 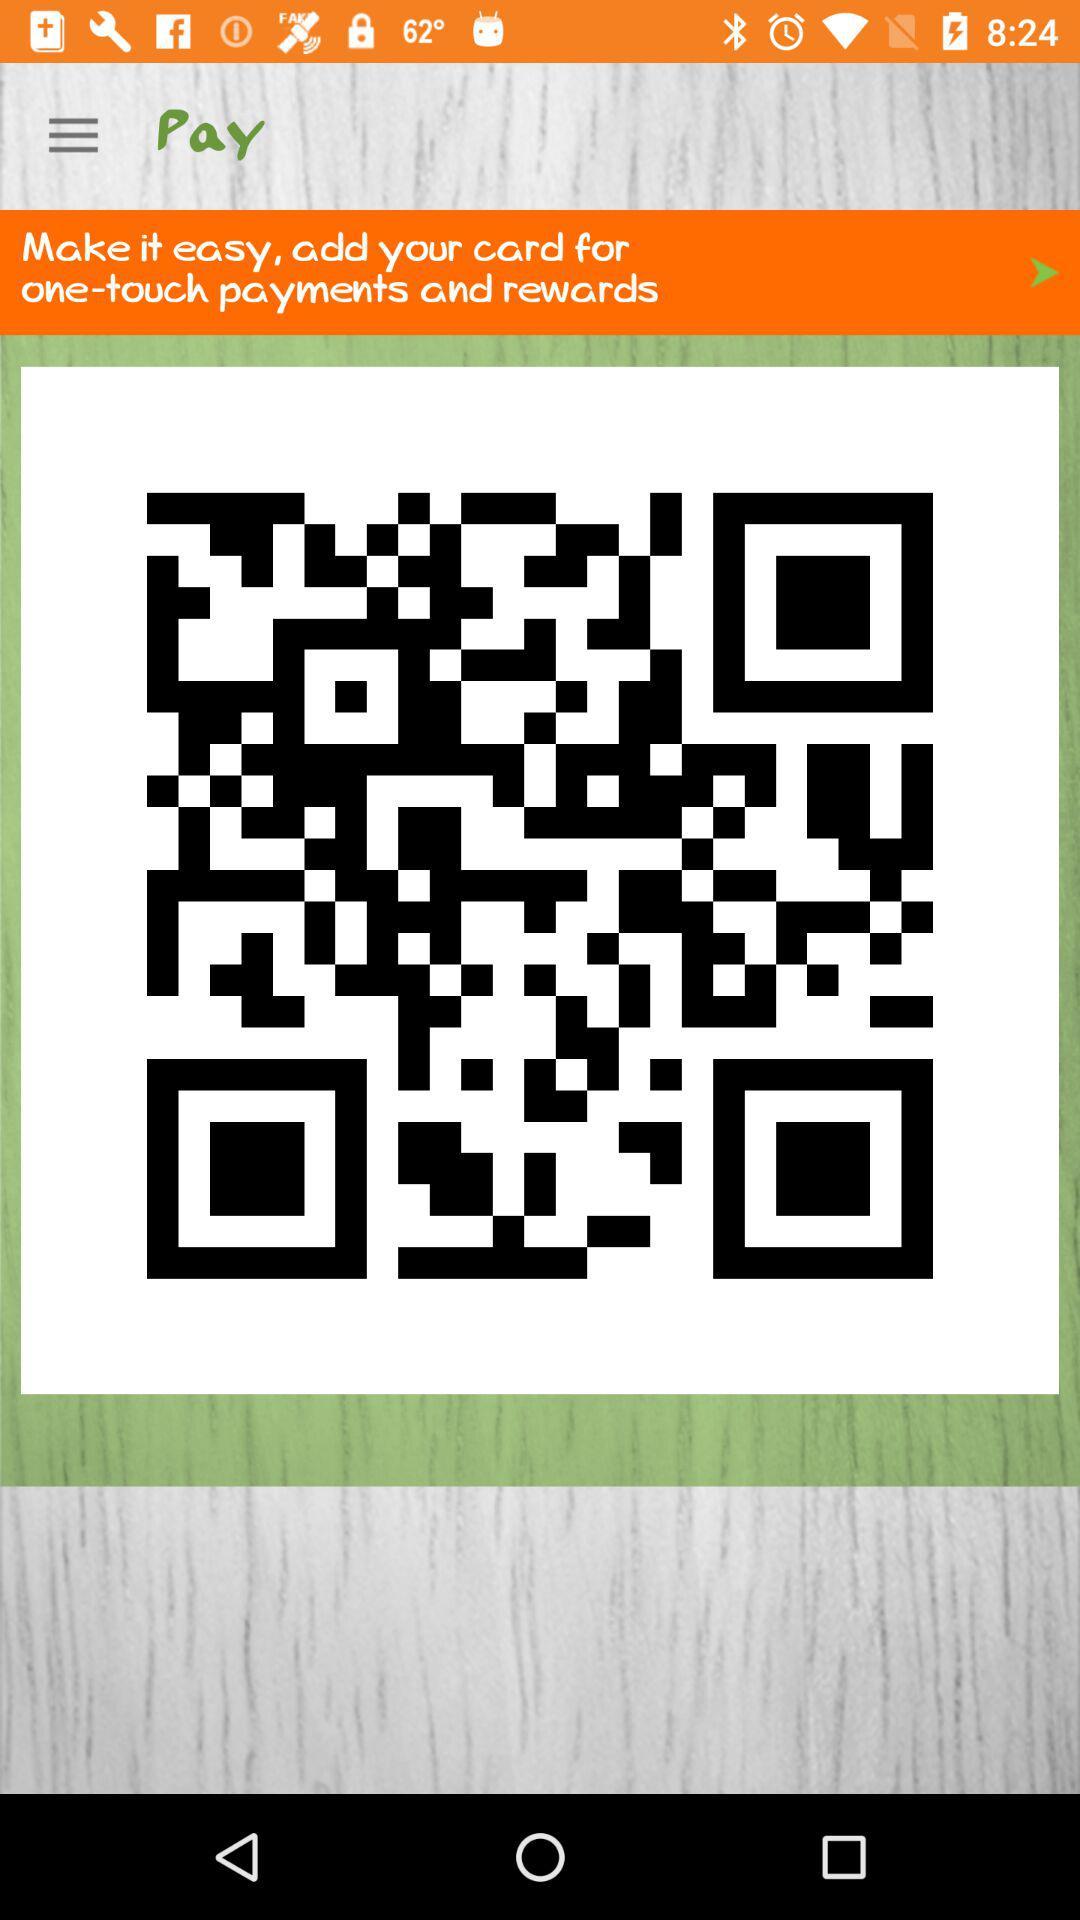 What do you see at coordinates (72, 135) in the screenshot?
I see `the item to the left of the pay item` at bounding box center [72, 135].